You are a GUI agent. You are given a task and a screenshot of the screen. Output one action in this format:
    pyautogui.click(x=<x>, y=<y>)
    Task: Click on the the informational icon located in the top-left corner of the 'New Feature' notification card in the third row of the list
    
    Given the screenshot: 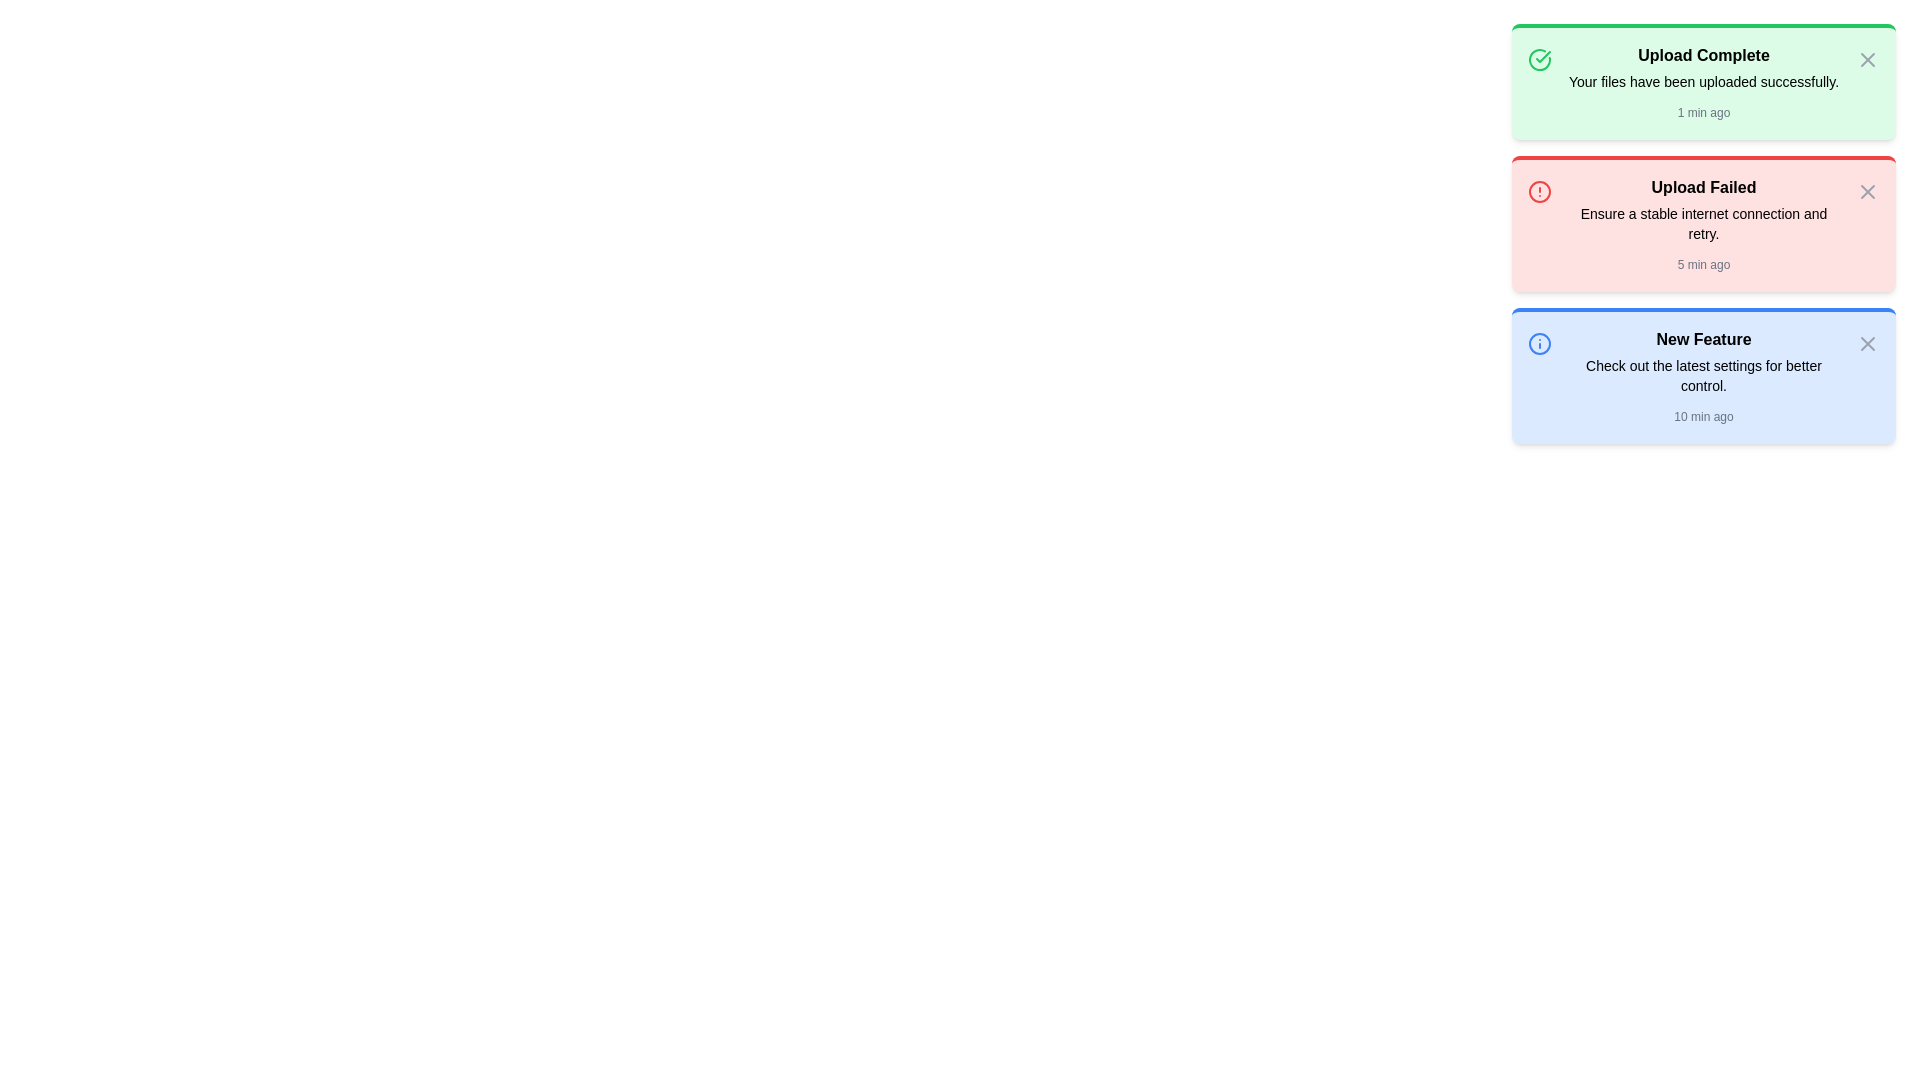 What is the action you would take?
    pyautogui.click(x=1539, y=342)
    